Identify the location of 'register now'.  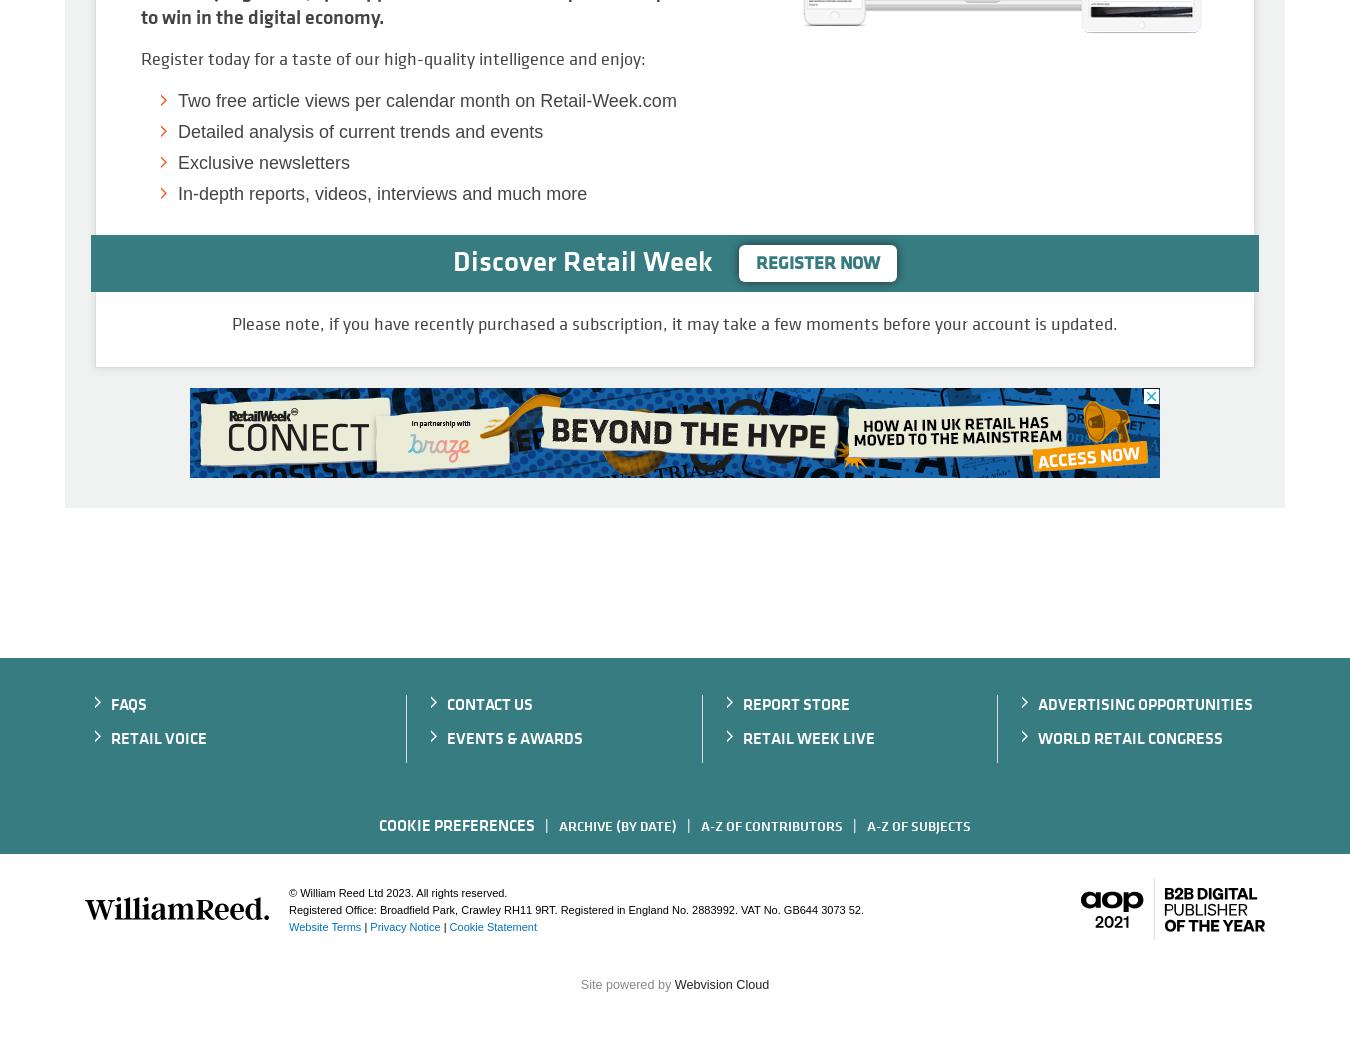
(817, 263).